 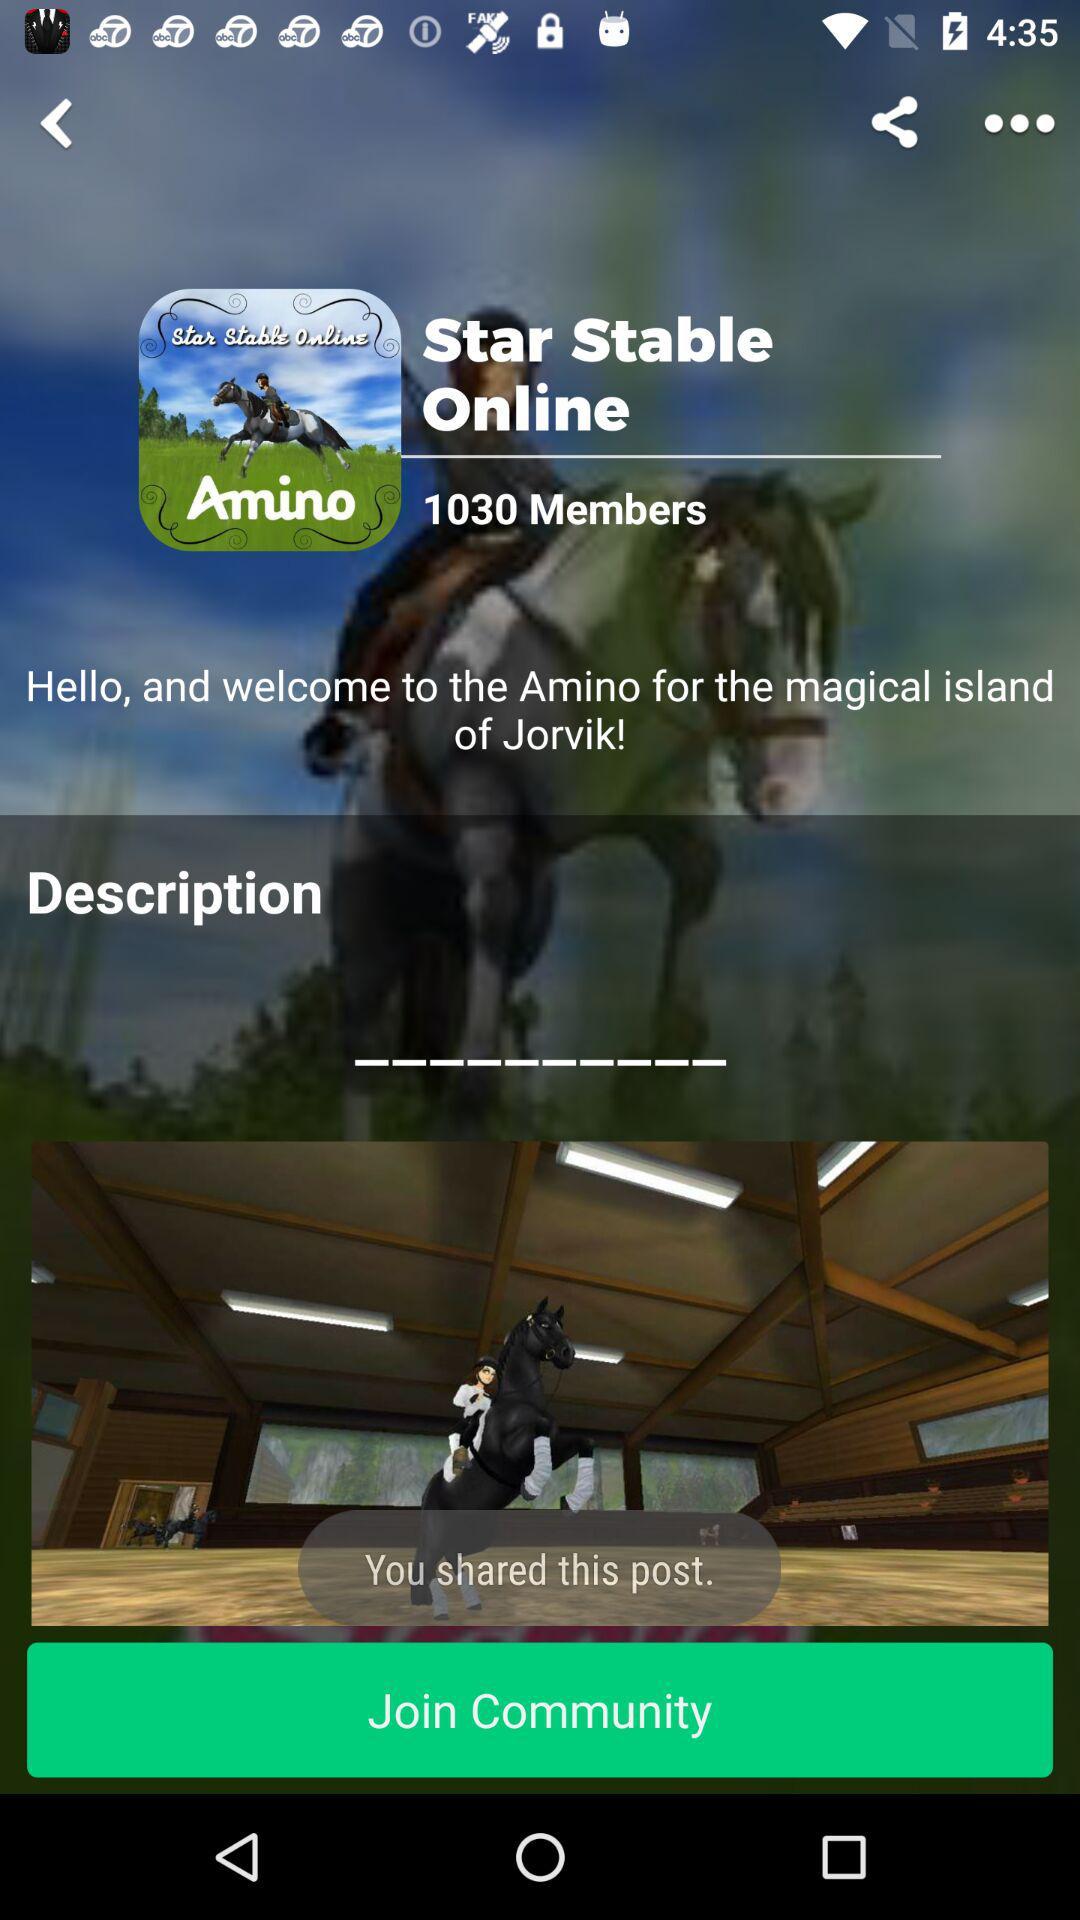 What do you see at coordinates (1019, 122) in the screenshot?
I see `more options` at bounding box center [1019, 122].